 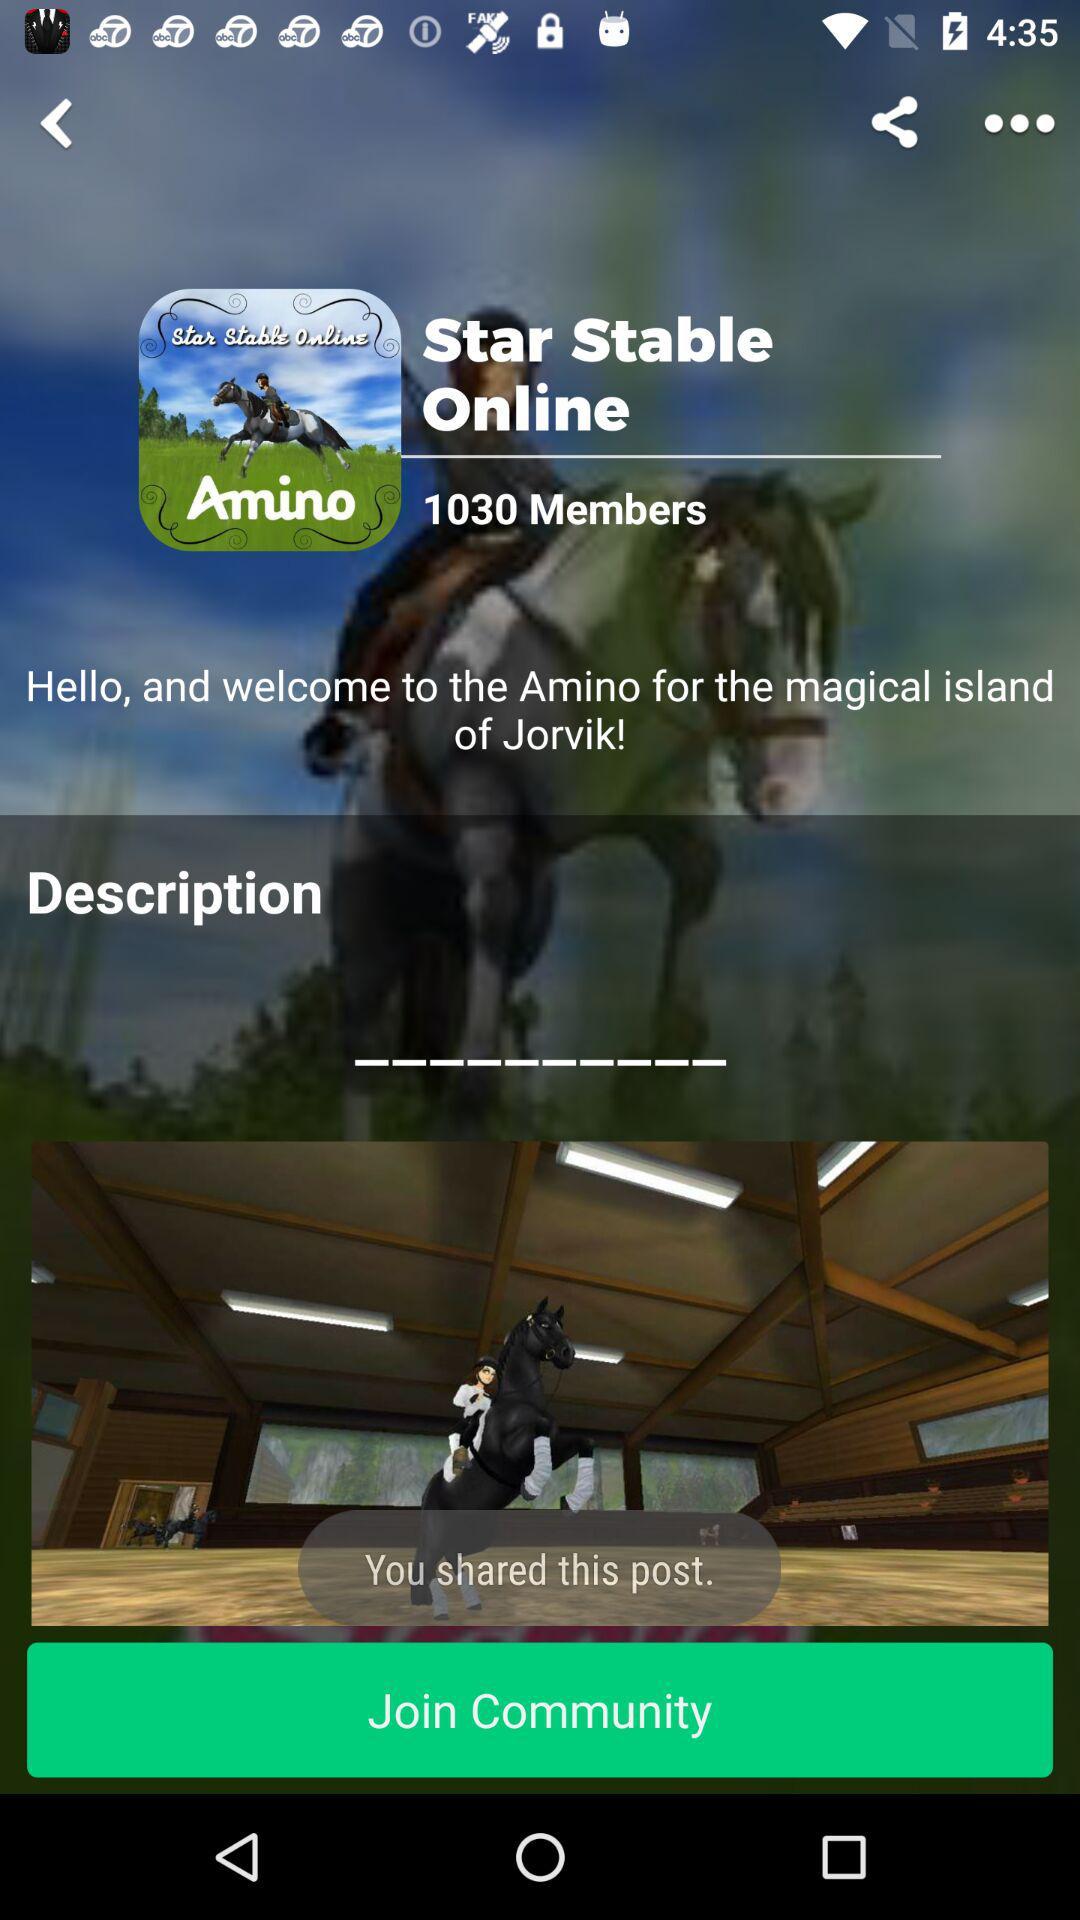 What do you see at coordinates (1019, 122) in the screenshot?
I see `more options` at bounding box center [1019, 122].